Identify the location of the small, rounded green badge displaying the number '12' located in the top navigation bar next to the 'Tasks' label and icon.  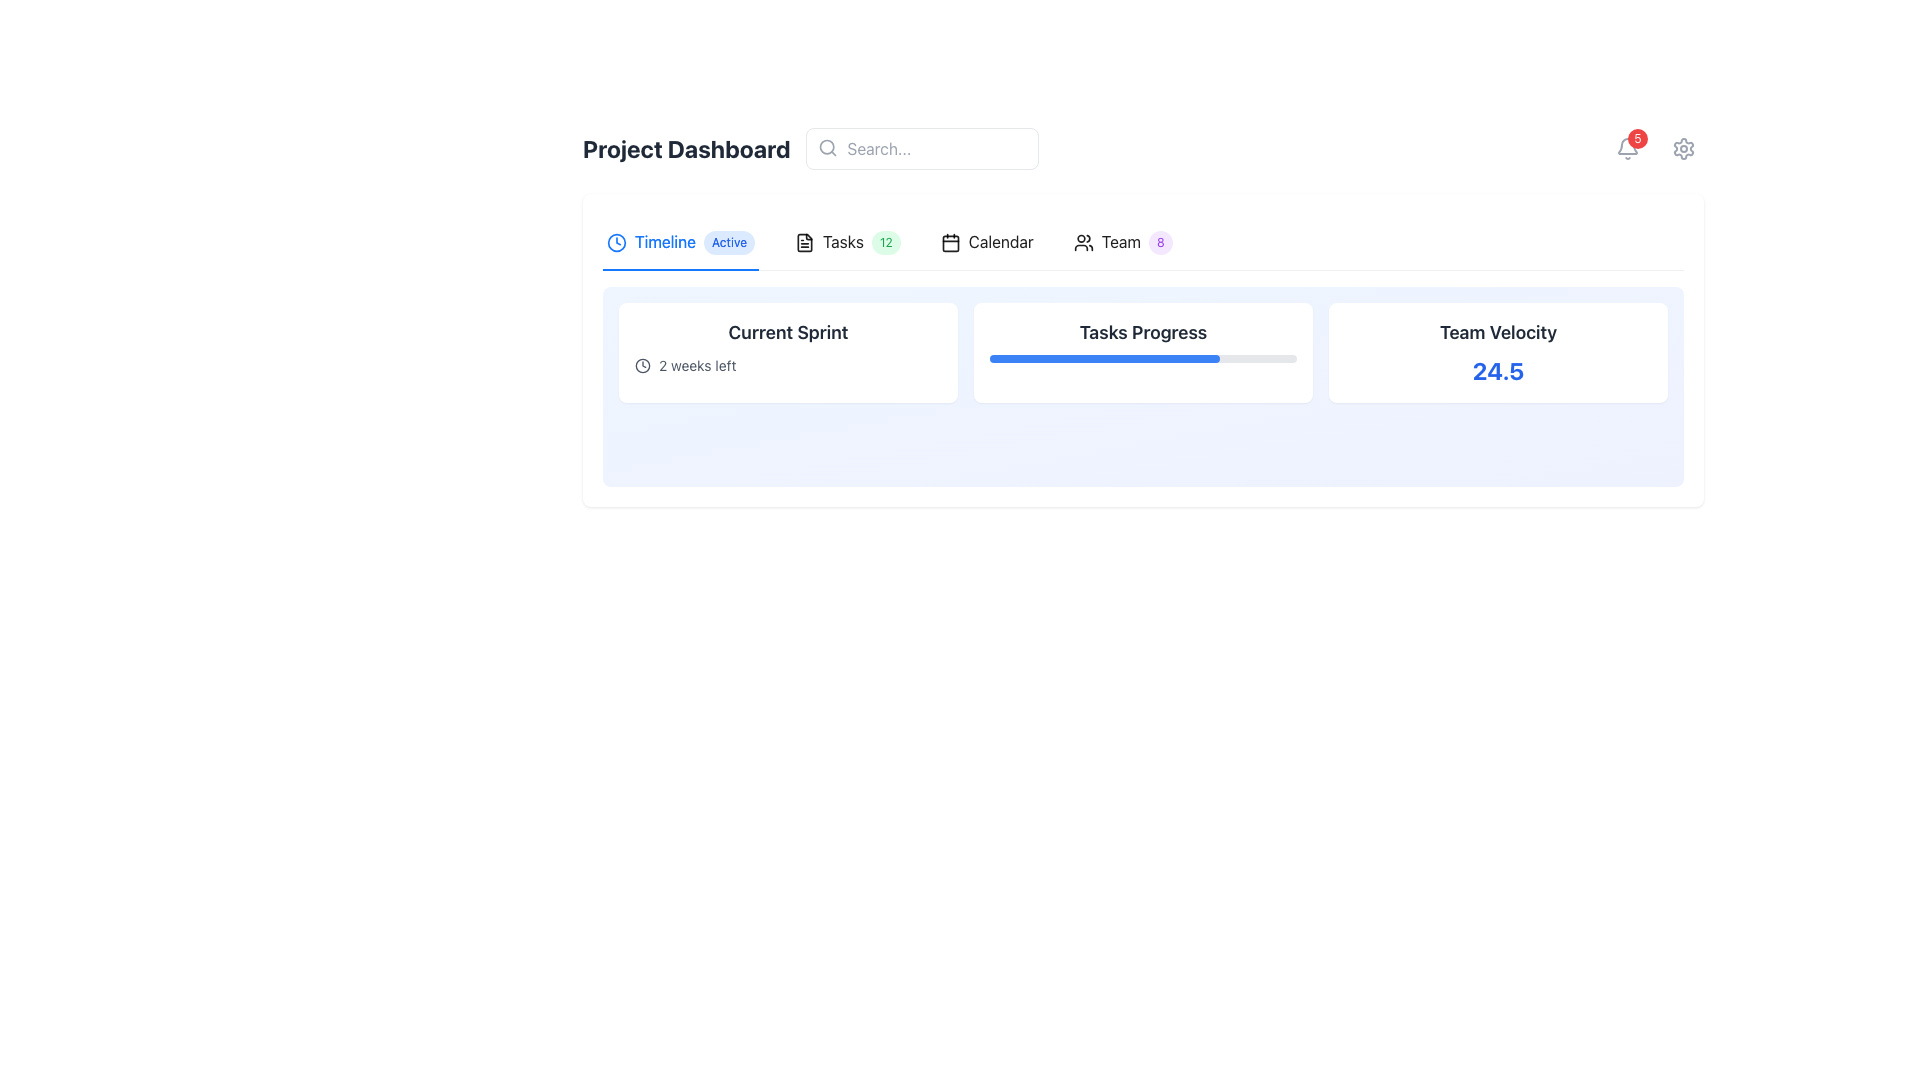
(885, 241).